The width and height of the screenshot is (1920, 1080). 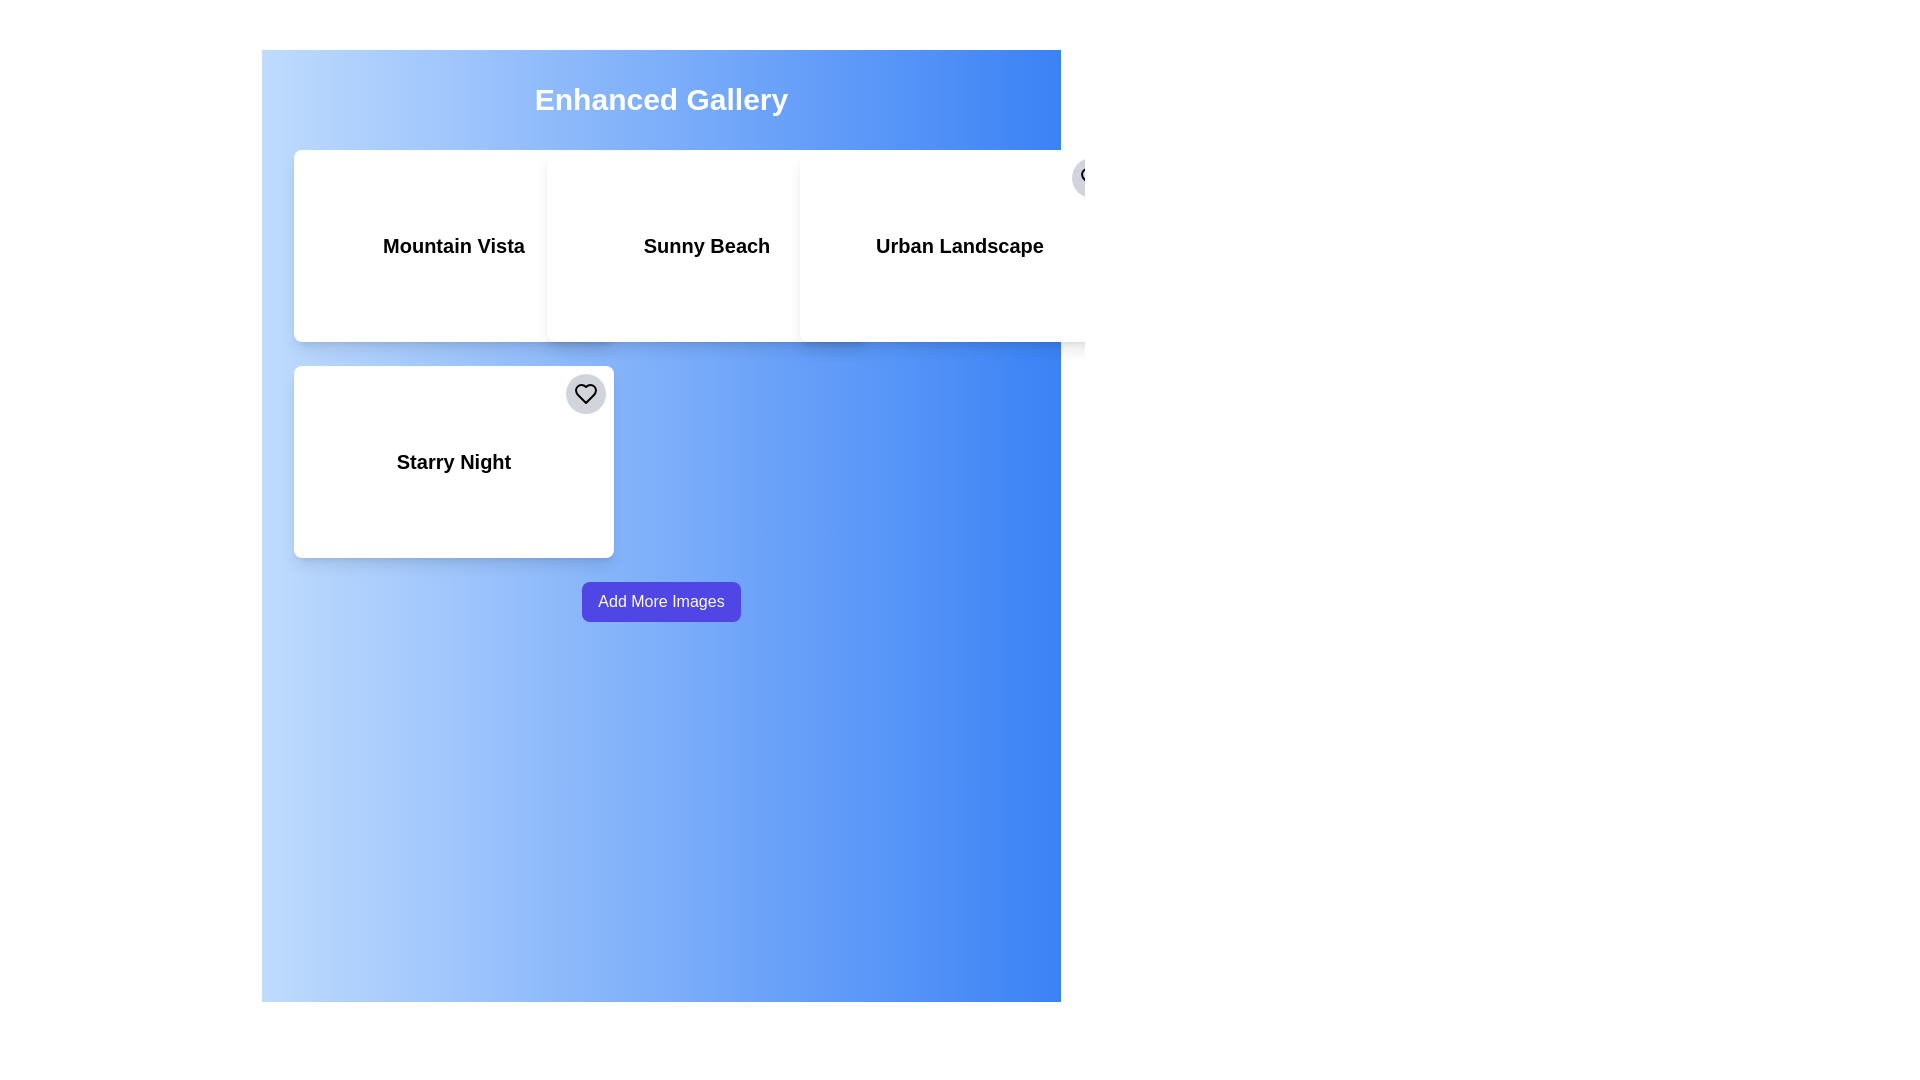 What do you see at coordinates (584, 393) in the screenshot?
I see `the heart-shaped icon with a thin black stroke located in the top-right corner of the 'Starry Night' card to mark it as favorite` at bounding box center [584, 393].